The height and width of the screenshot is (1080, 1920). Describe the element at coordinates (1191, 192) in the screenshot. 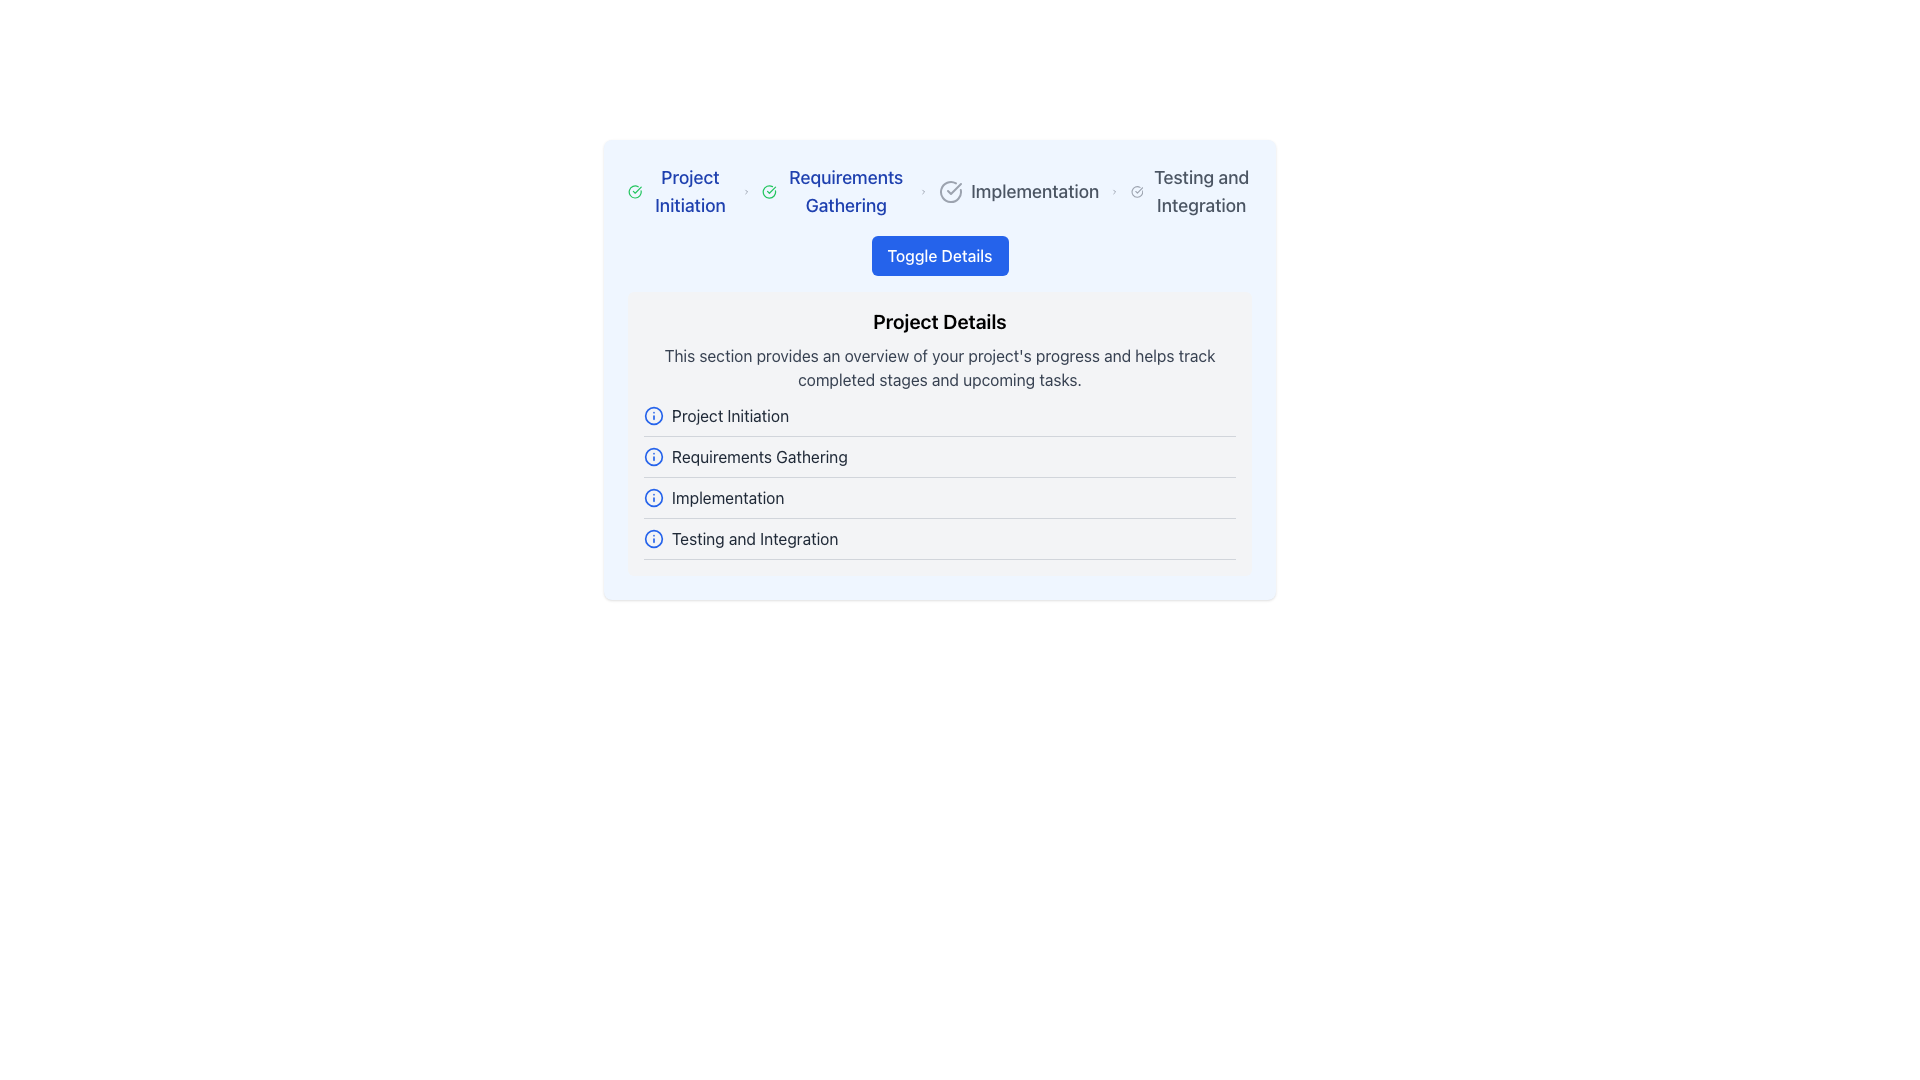

I see `the Step Indicator Text labeled 'Testing and Integration', which is styled with a medium gray font and is the fourth item in the horizontal progress indicator bar` at that location.